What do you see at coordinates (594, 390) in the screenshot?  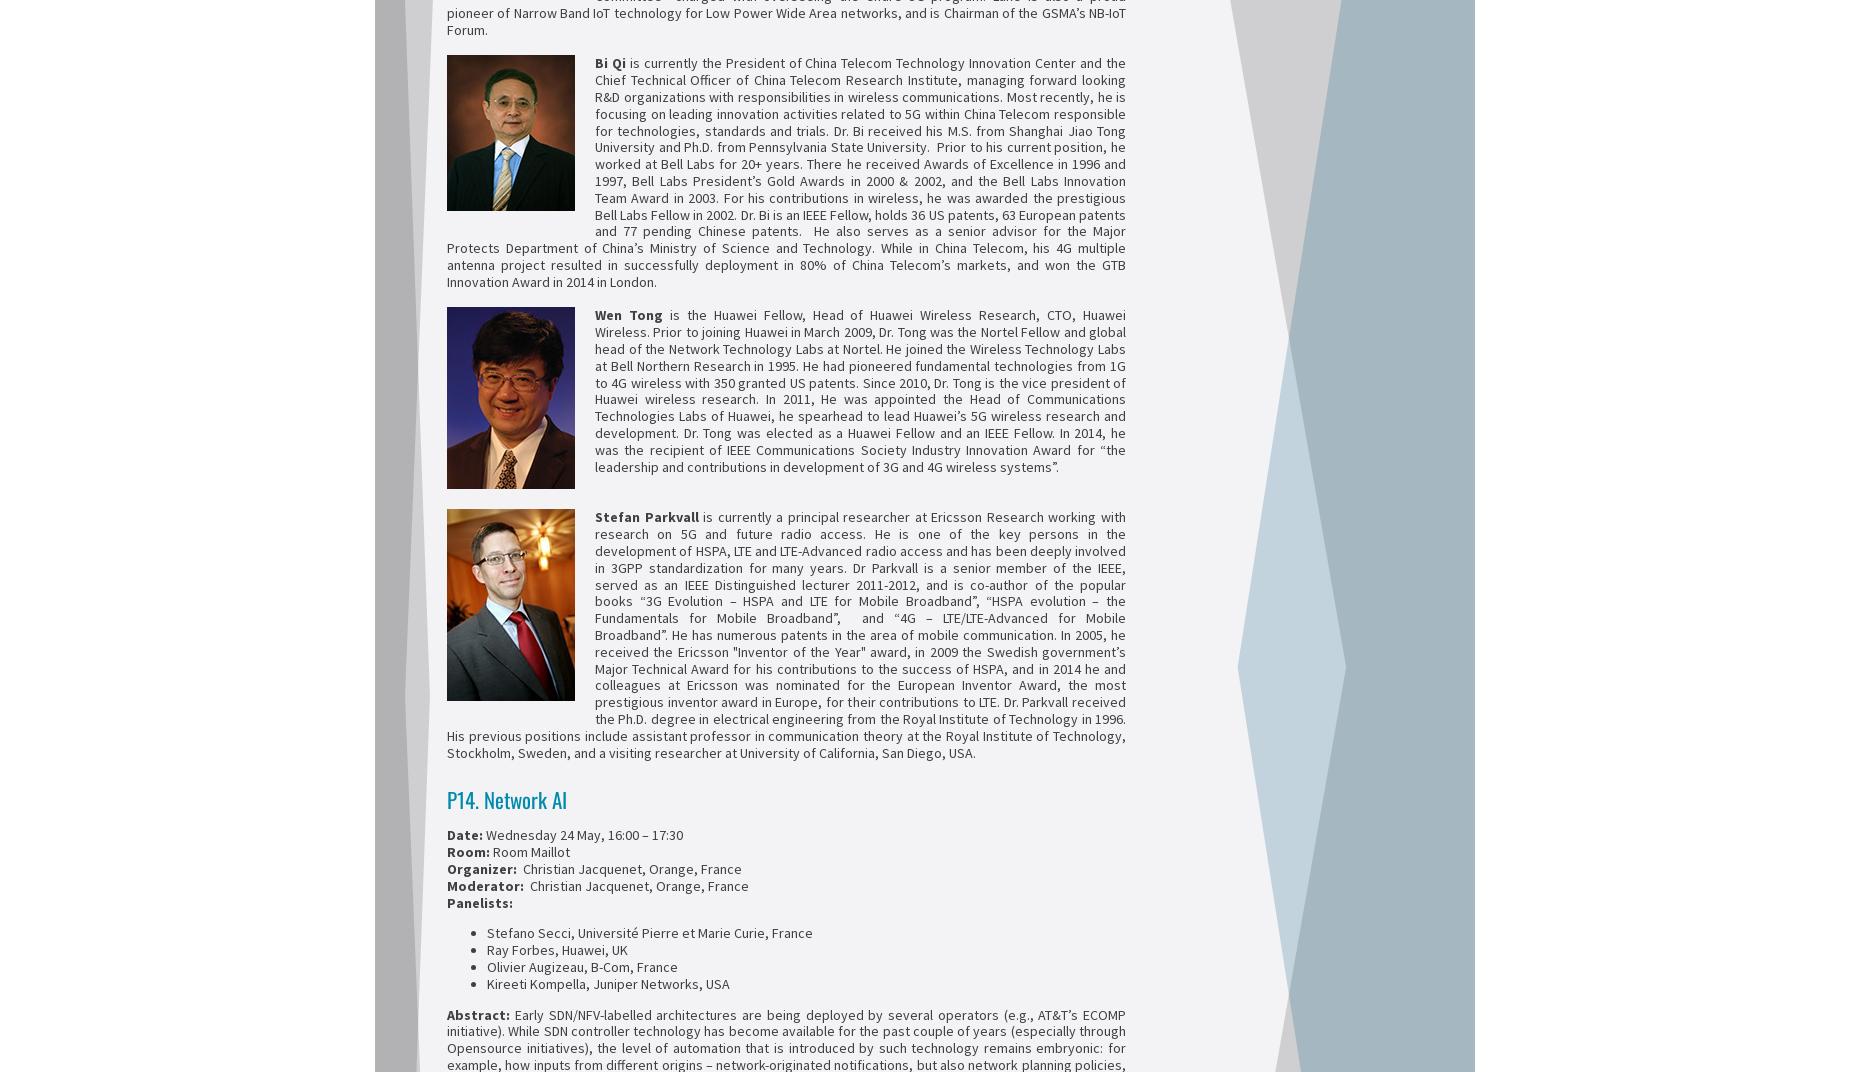 I see `'is the Huawei Fellow, Head of Huawei Wireless Research, CTO, Huawei Wireless. Prior to joining Huawei in March 2009, Dr. Tong was the Nortel Fellow and global head of the Network Technology Labs at Nortel. He joined the Wireless Technology Labs at Bell Northern Research in 1995. He had pioneered fundamental technologies from 1G to 4G wireless with 350 granted US patents. Since 2010, Dr. Tong is the vice president of Huawei wireless research. In 2011, He was appointed the Head of Communications Technologies Labs of Huawei, he spearhead to lead Huawei’s 5G wireless research and development. Dr. Tong was elected as a Huawei Fellow and an IEEE Fellow. In 2014, he was the recipient of IEEE Communications Society Industry Innovation Award for “the leadership and contributions in development of 3G and 4G wireless systems”.'` at bounding box center [594, 390].